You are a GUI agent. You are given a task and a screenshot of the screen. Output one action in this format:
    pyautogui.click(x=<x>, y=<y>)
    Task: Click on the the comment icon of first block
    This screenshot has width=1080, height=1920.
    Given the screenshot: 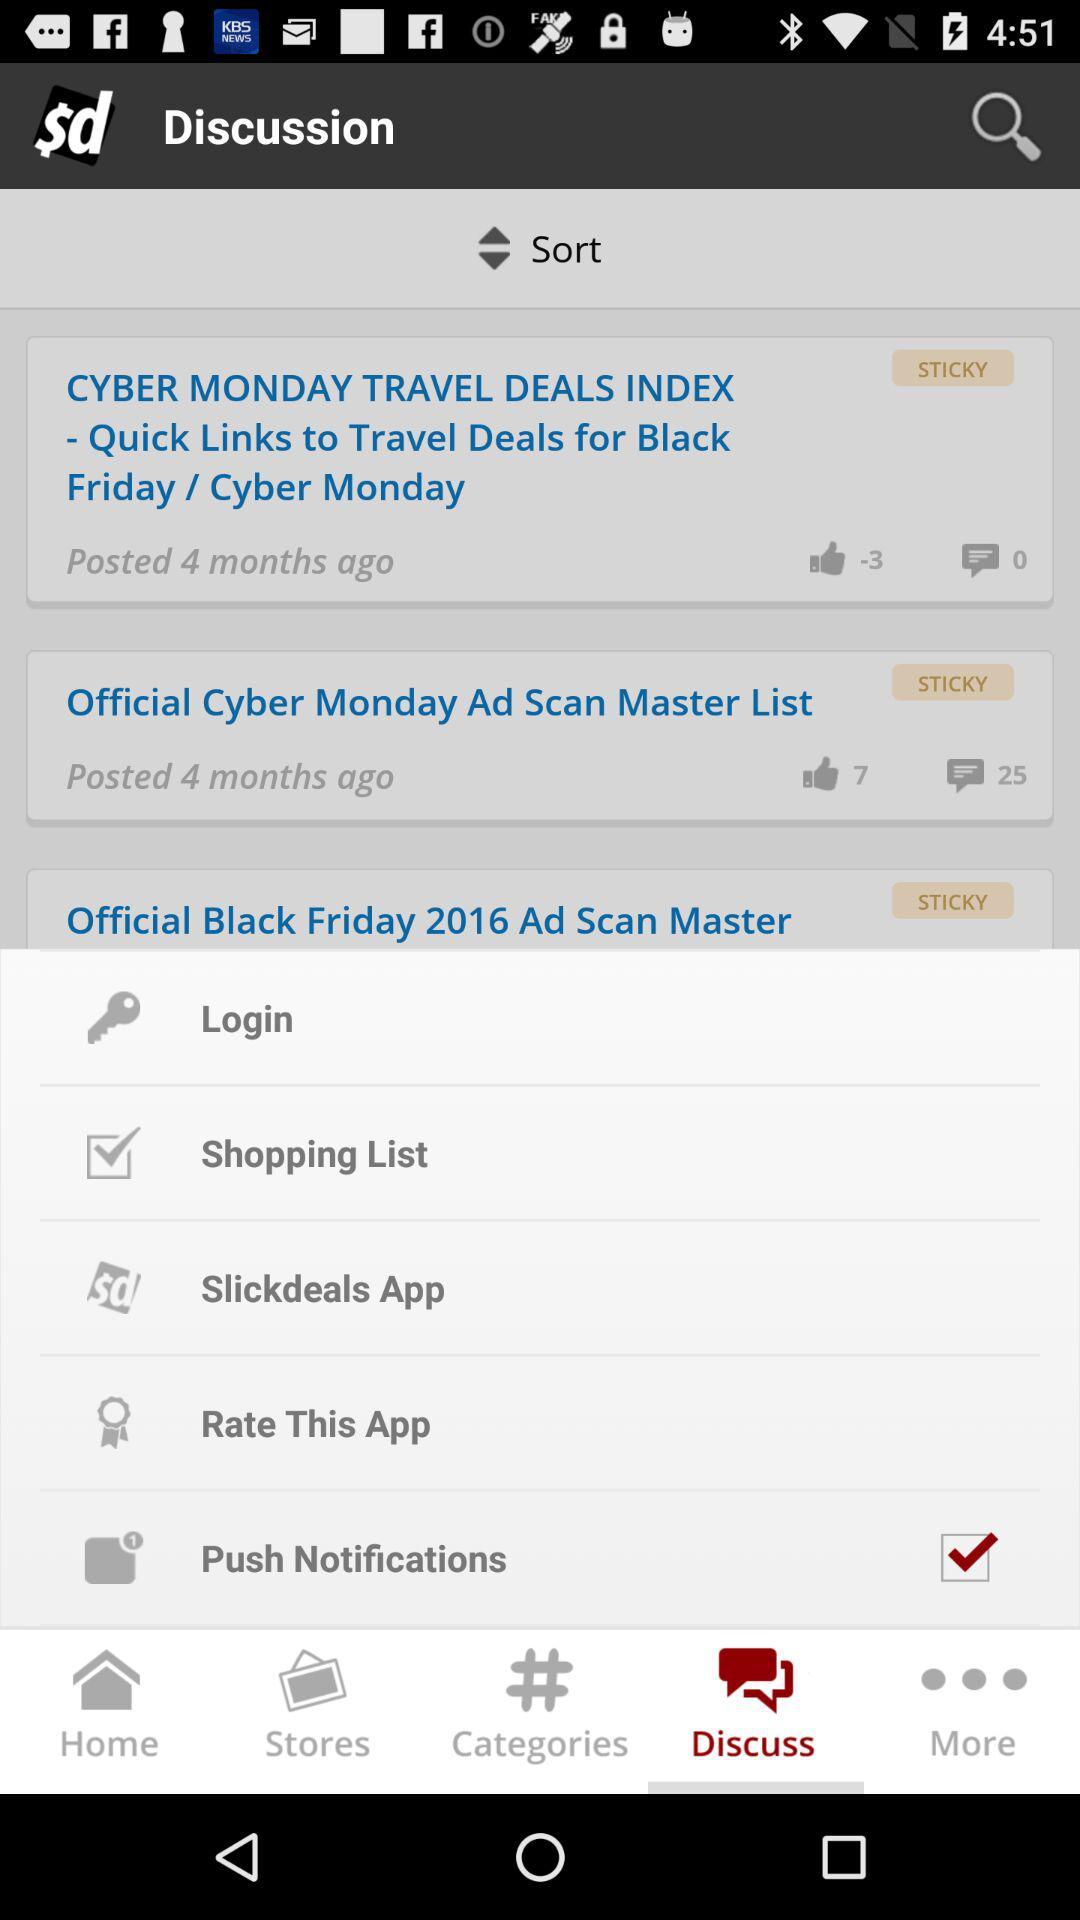 What is the action you would take?
    pyautogui.click(x=986, y=559)
    